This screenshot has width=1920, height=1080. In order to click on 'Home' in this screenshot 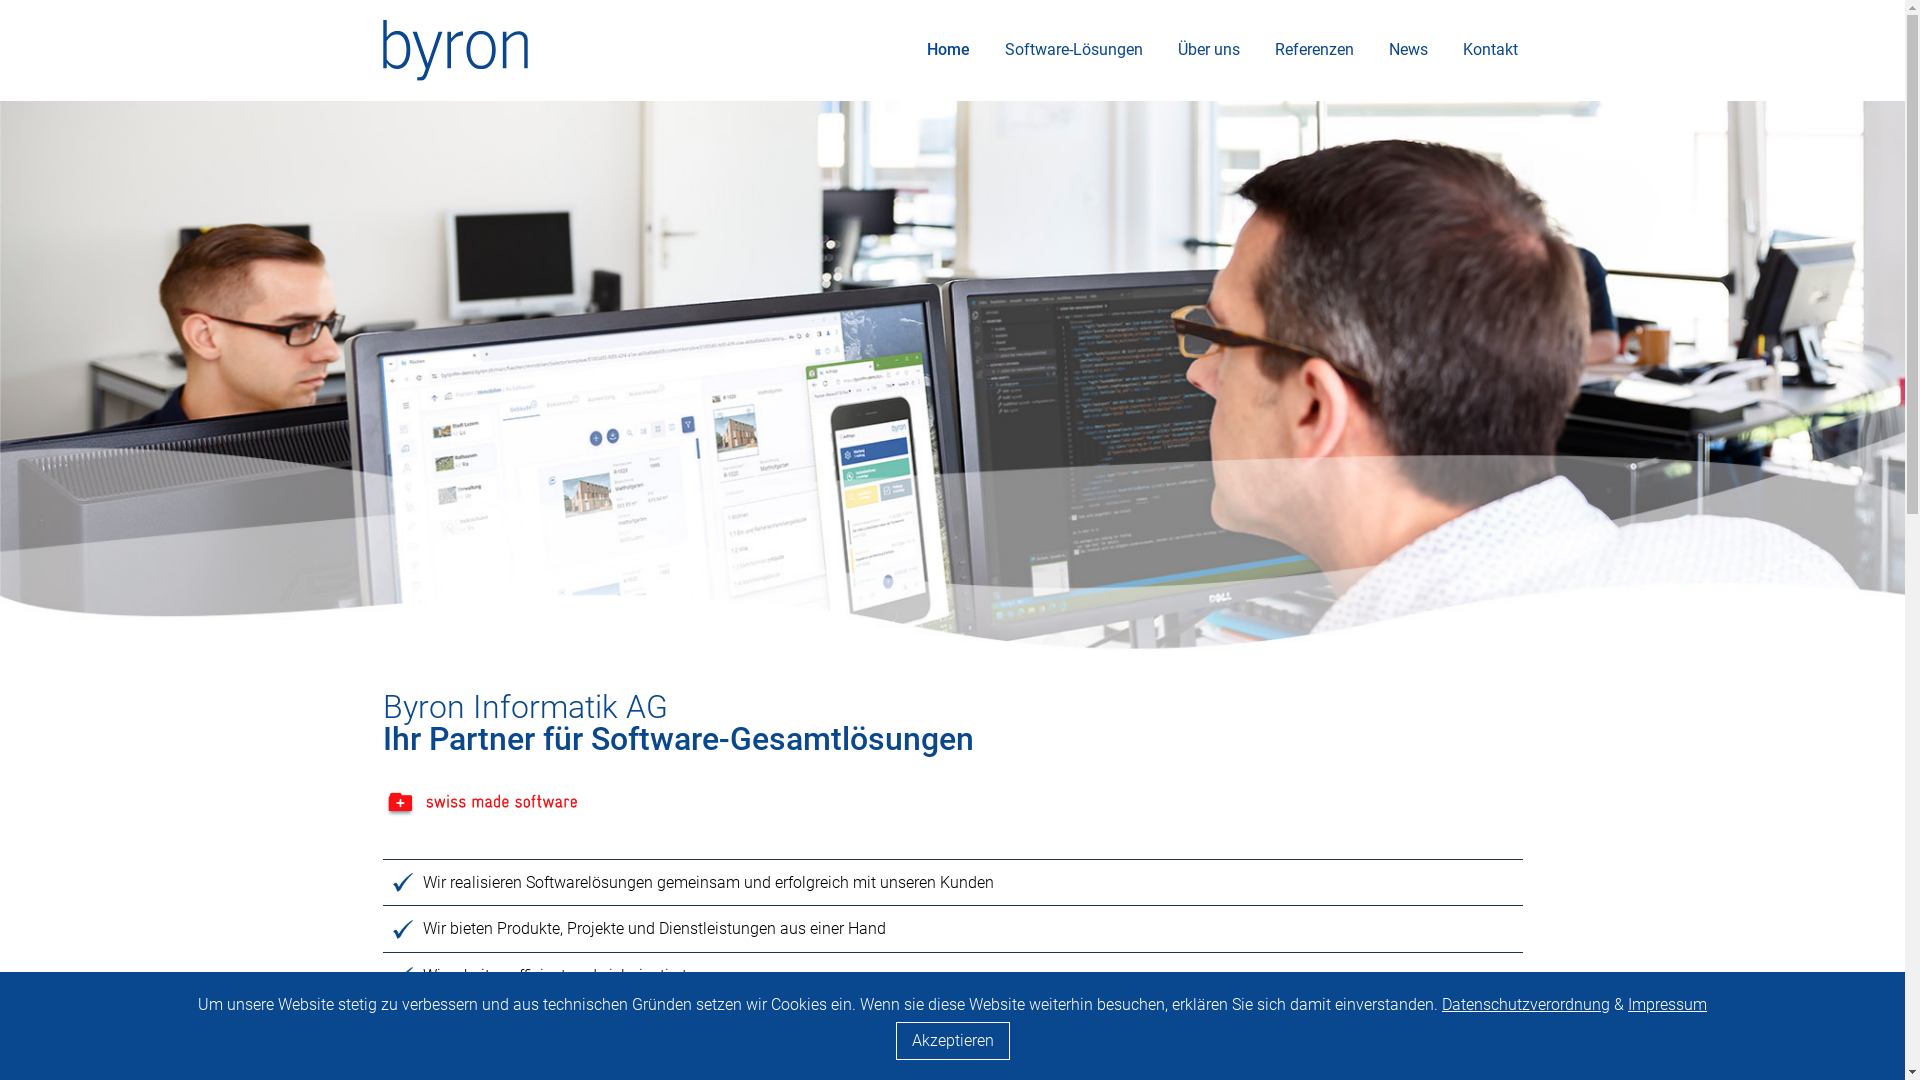, I will do `click(947, 49)`.